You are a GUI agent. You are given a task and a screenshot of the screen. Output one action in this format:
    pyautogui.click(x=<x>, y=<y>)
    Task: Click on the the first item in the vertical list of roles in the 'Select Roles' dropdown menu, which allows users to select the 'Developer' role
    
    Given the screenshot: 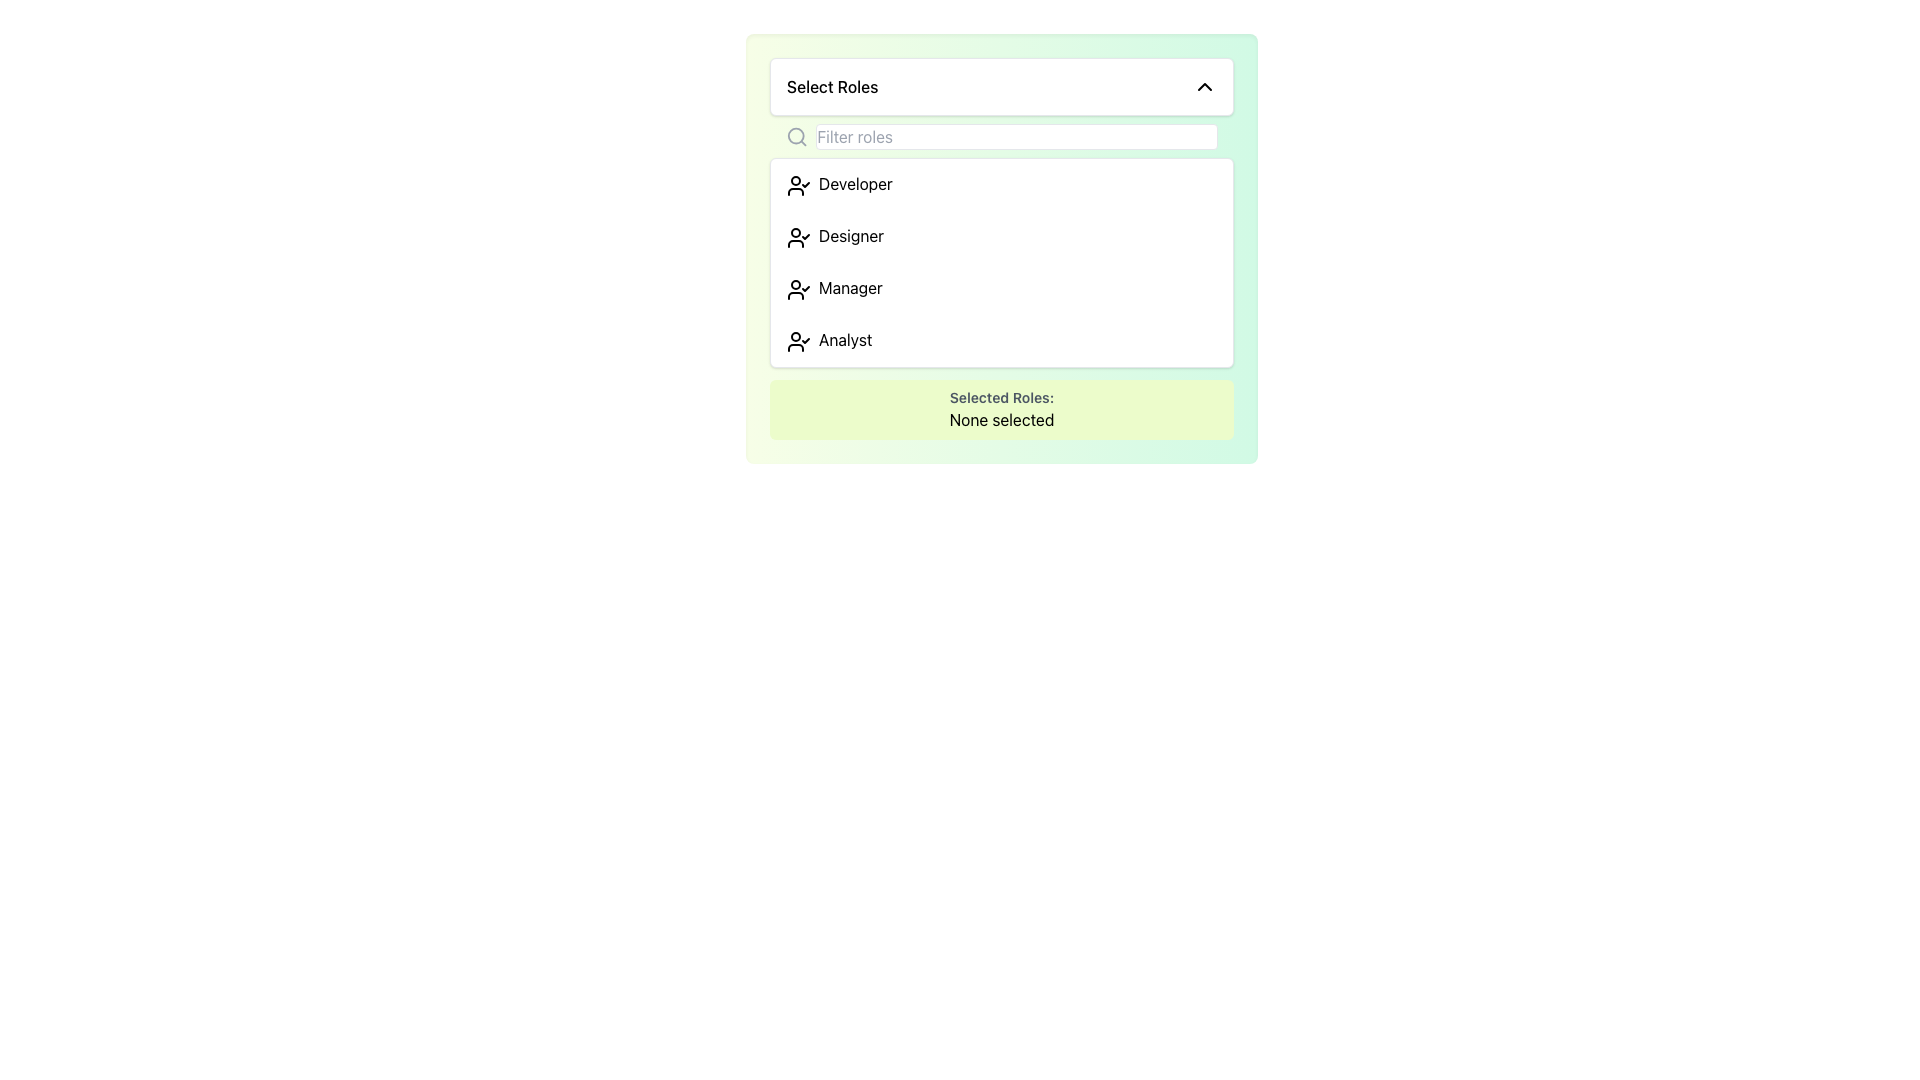 What is the action you would take?
    pyautogui.click(x=1002, y=185)
    